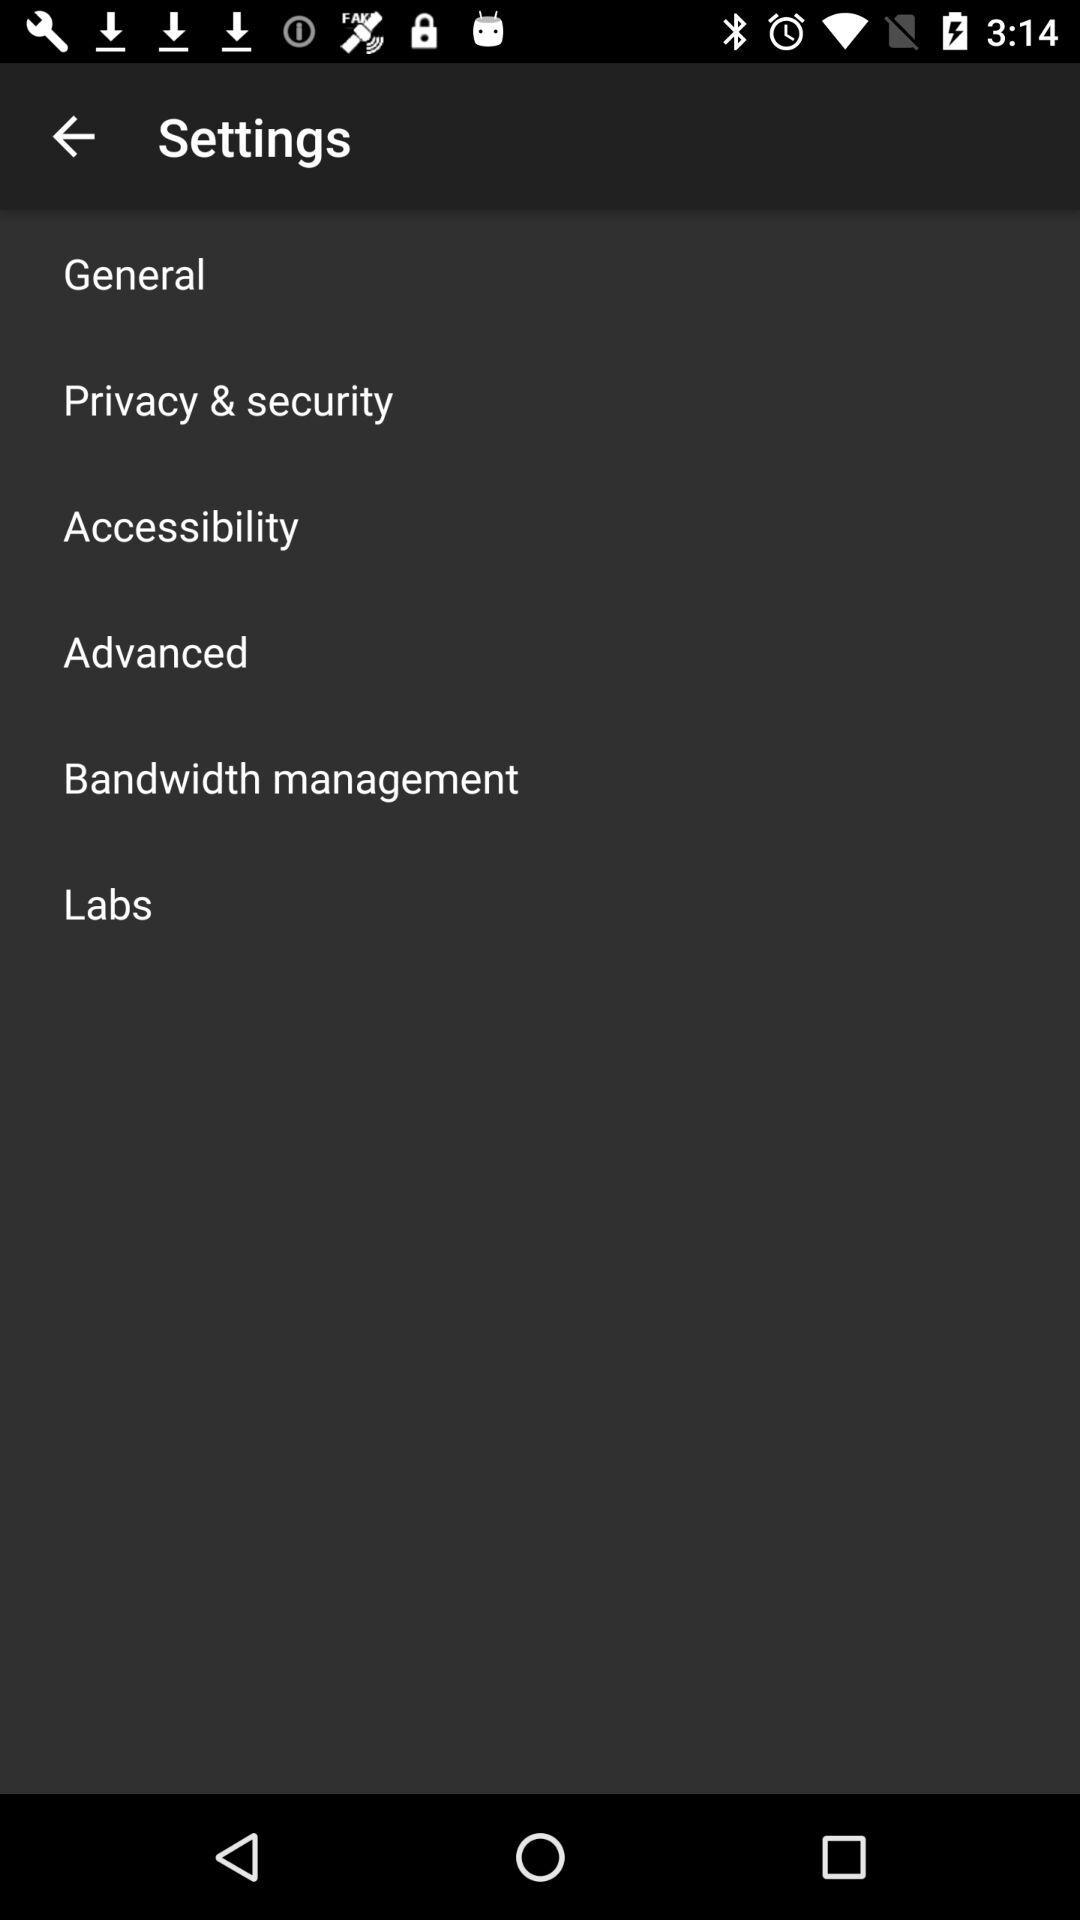 This screenshot has width=1080, height=1920. Describe the element at coordinates (108, 901) in the screenshot. I see `app below bandwidth management app` at that location.